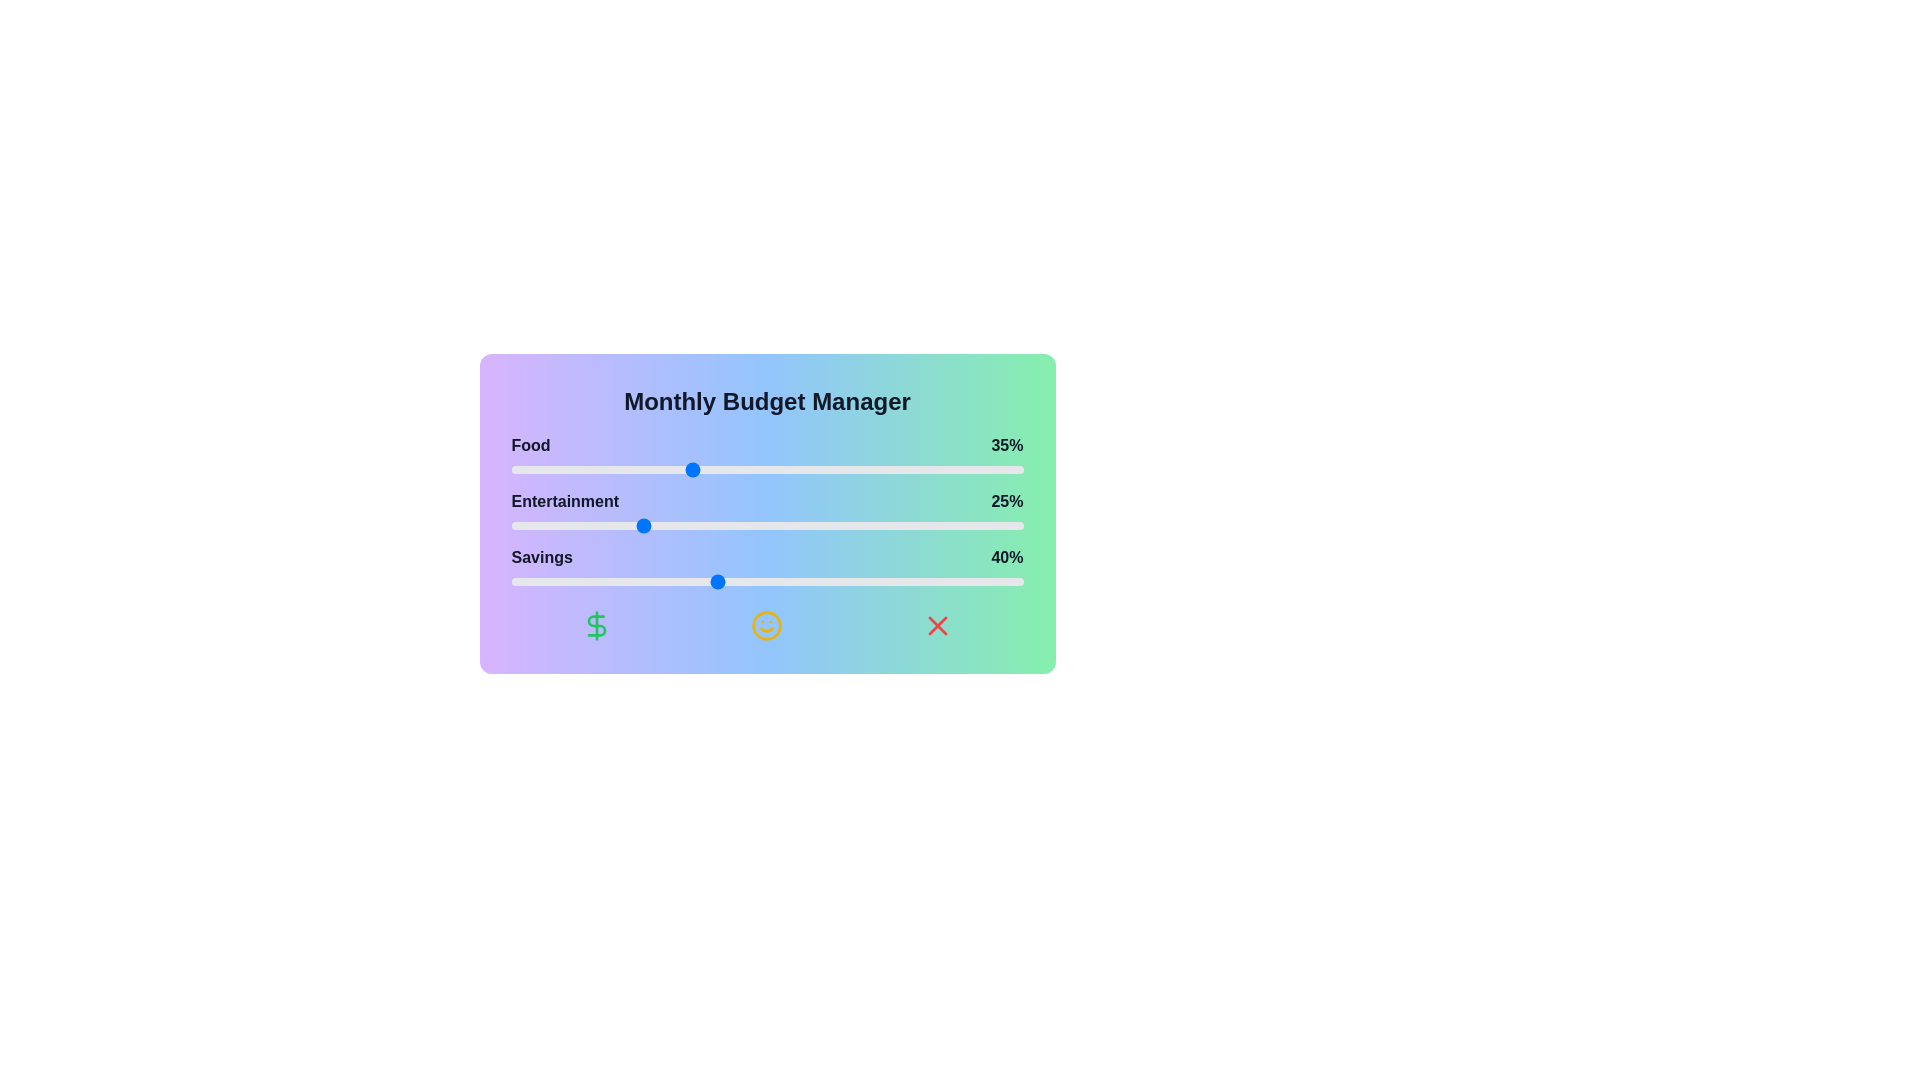 The width and height of the screenshot is (1920, 1080). Describe the element at coordinates (521, 470) in the screenshot. I see `the 'Food' slider to 2%` at that location.